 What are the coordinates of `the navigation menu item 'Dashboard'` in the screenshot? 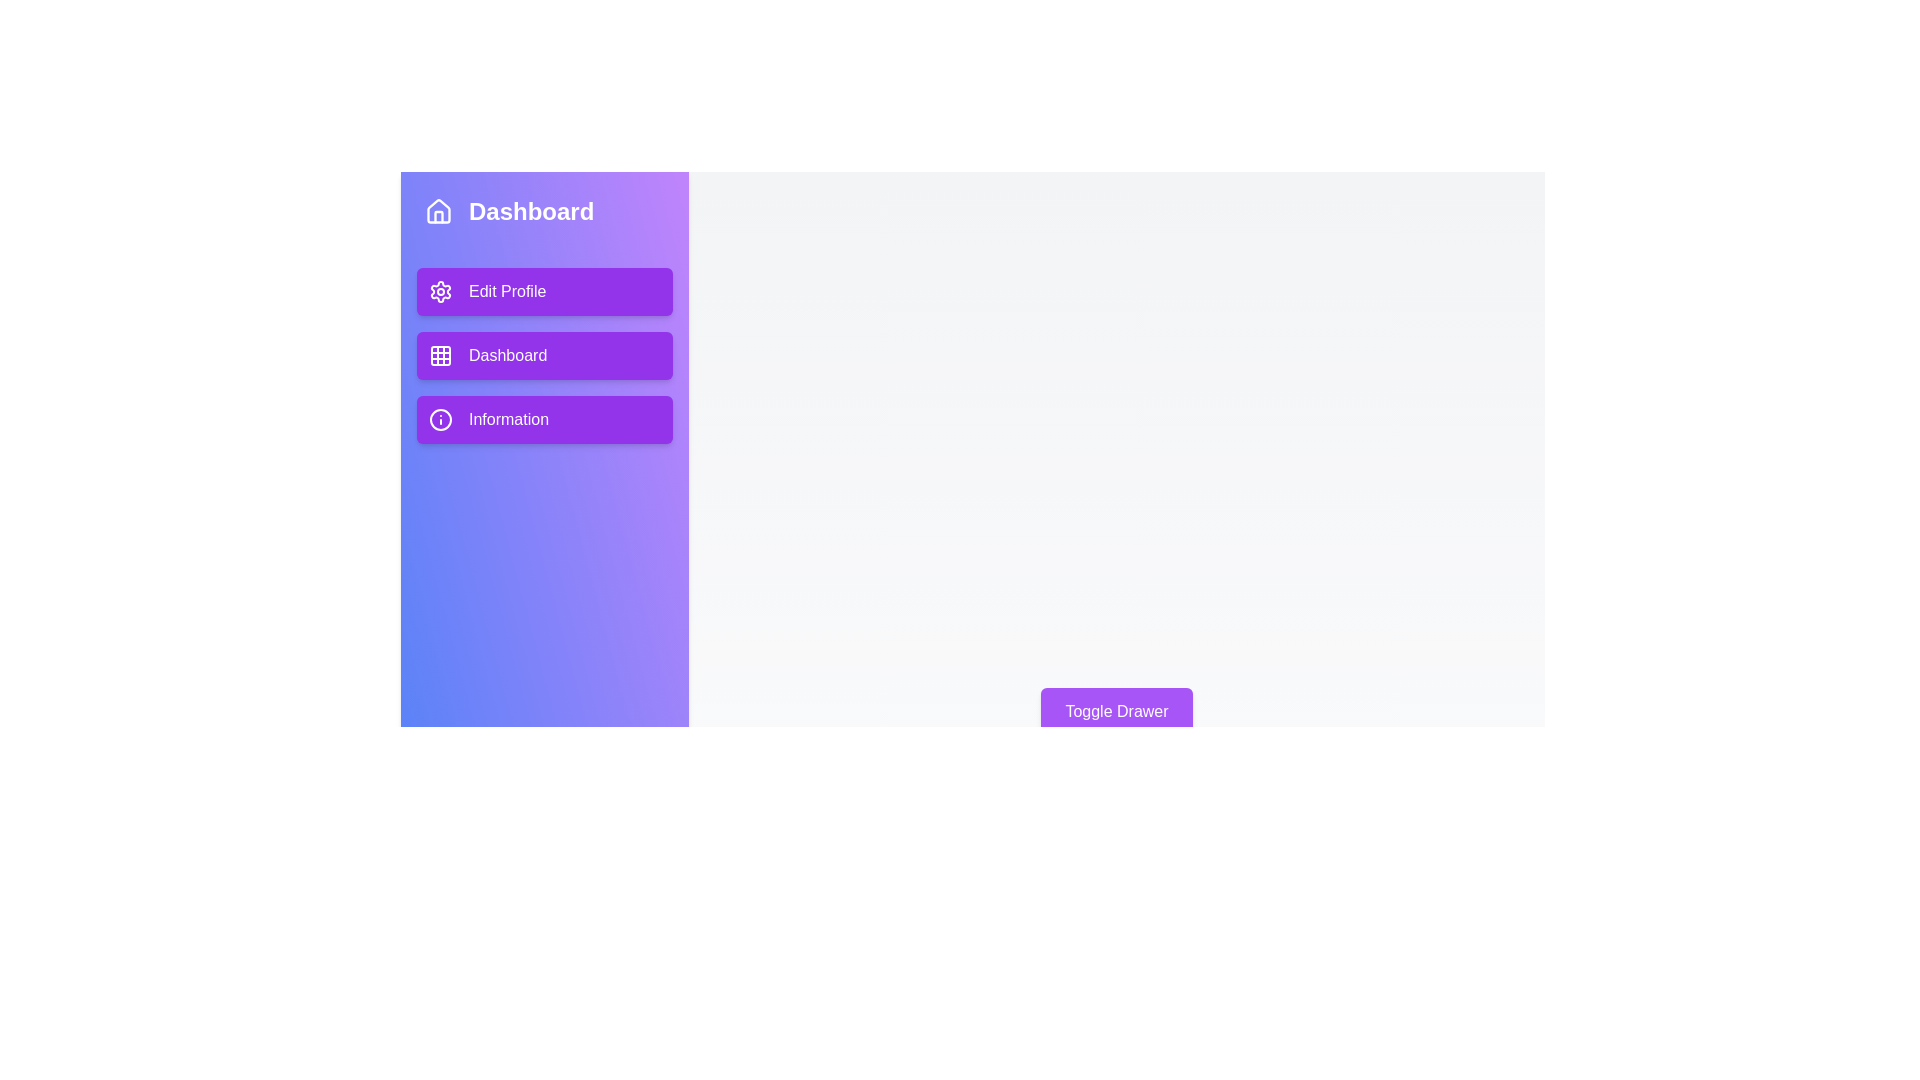 It's located at (545, 354).